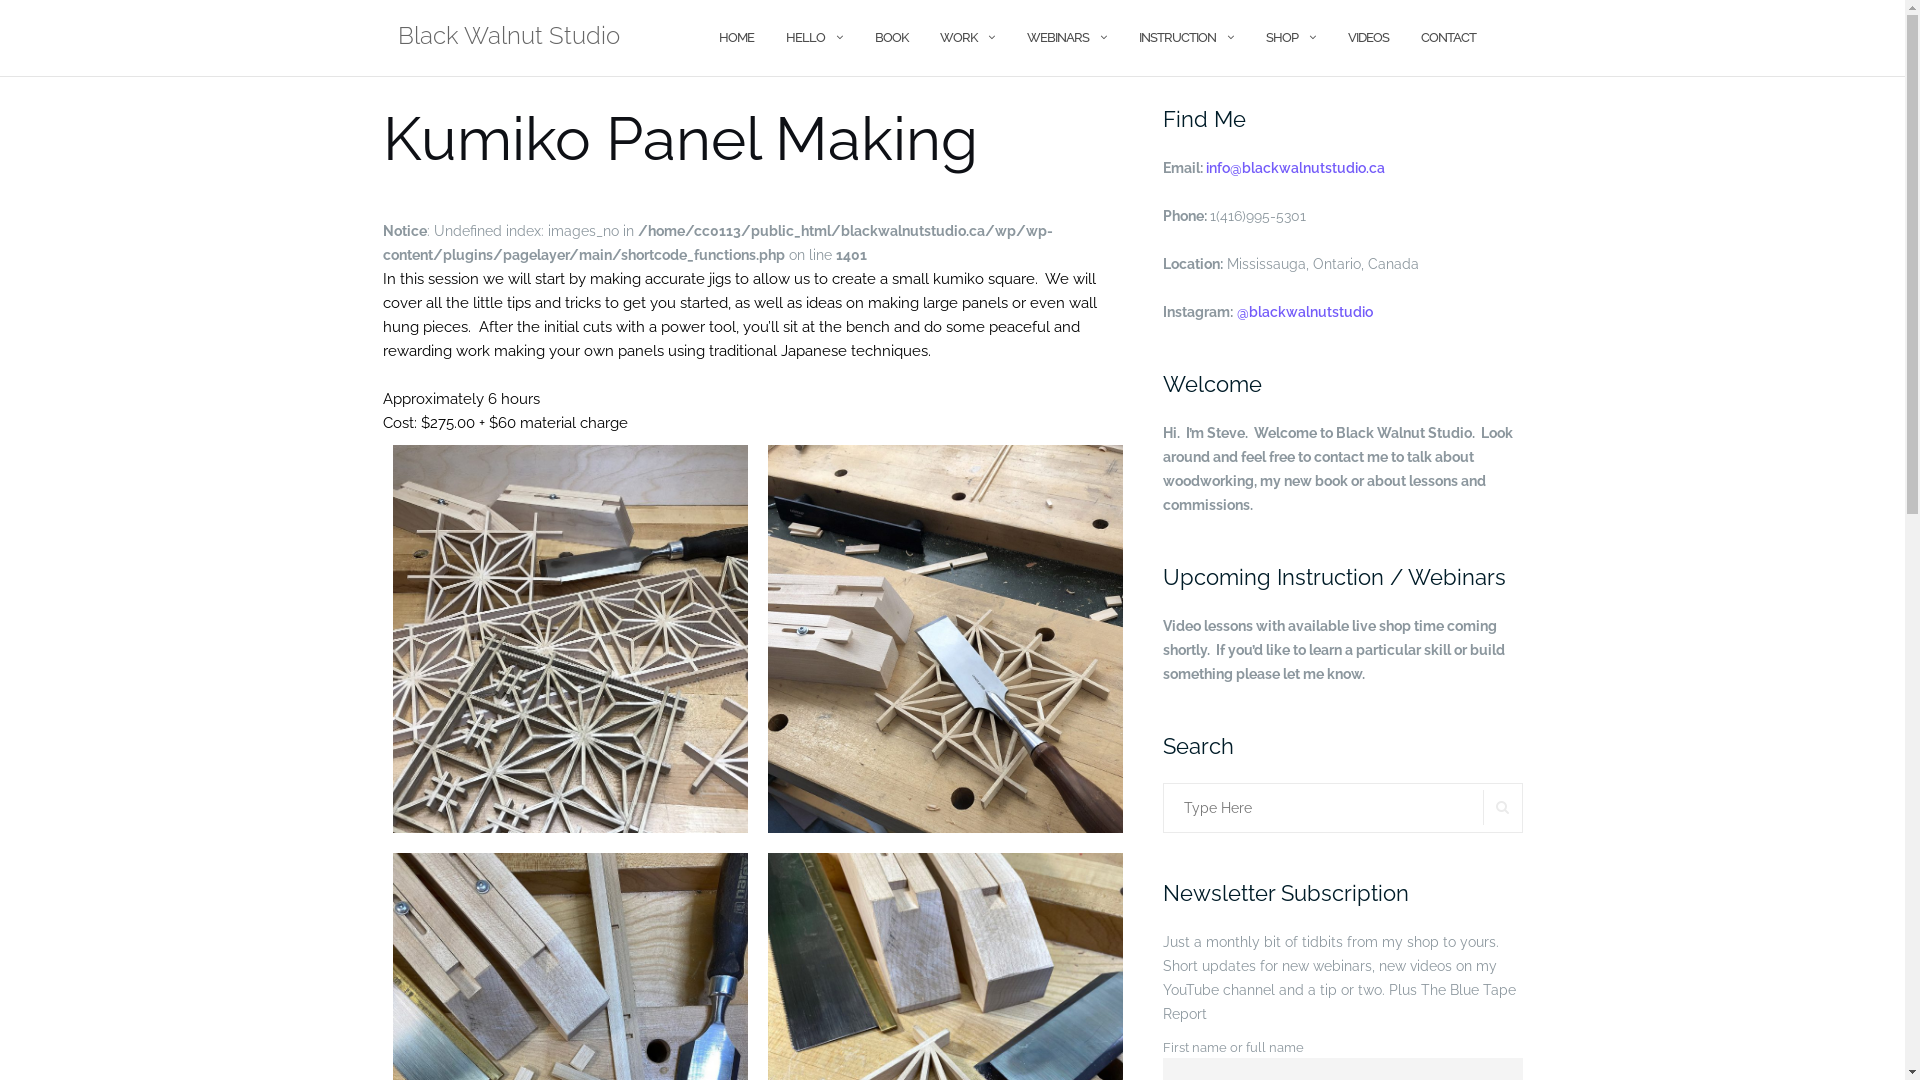 This screenshot has width=1920, height=1080. Describe the element at coordinates (889, 37) in the screenshot. I see `'BOOK'` at that location.